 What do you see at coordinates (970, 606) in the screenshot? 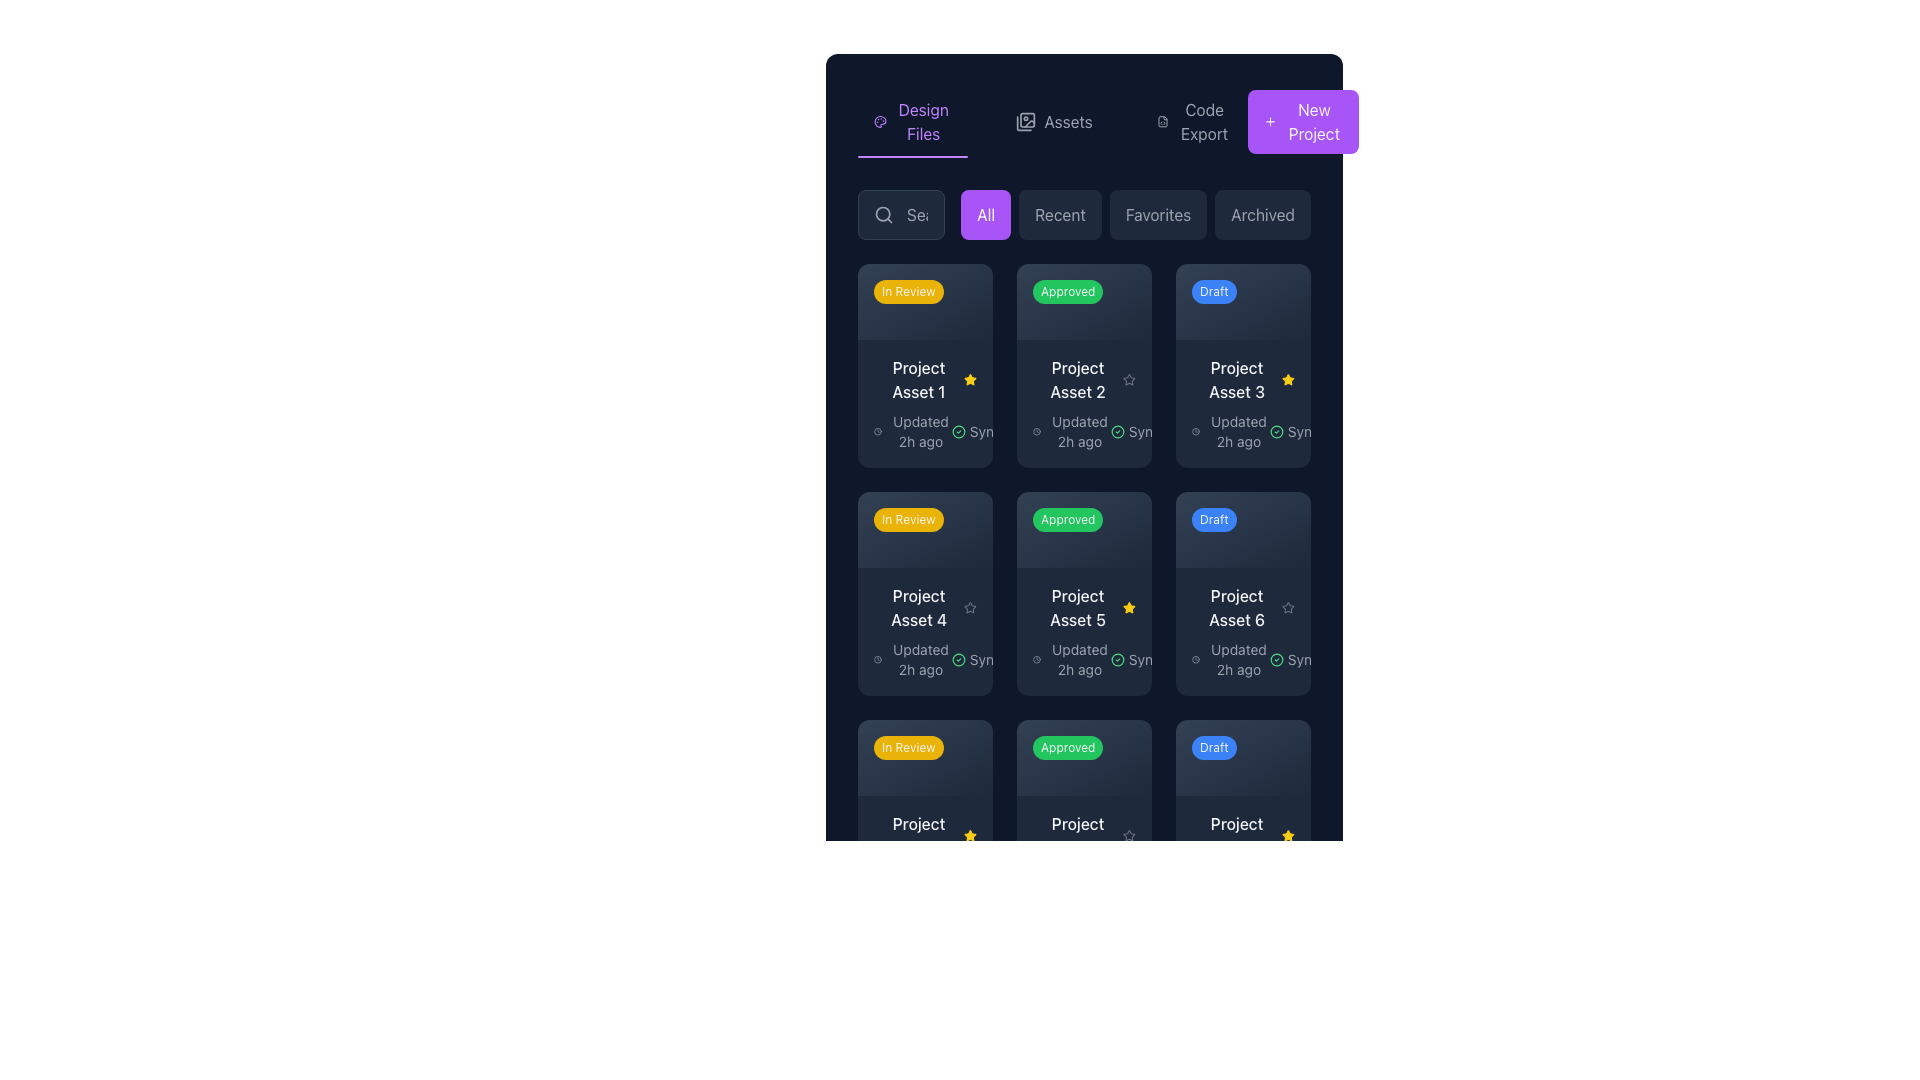
I see `the inactive star icon located to the right of 'Project Asset 4'` at bounding box center [970, 606].